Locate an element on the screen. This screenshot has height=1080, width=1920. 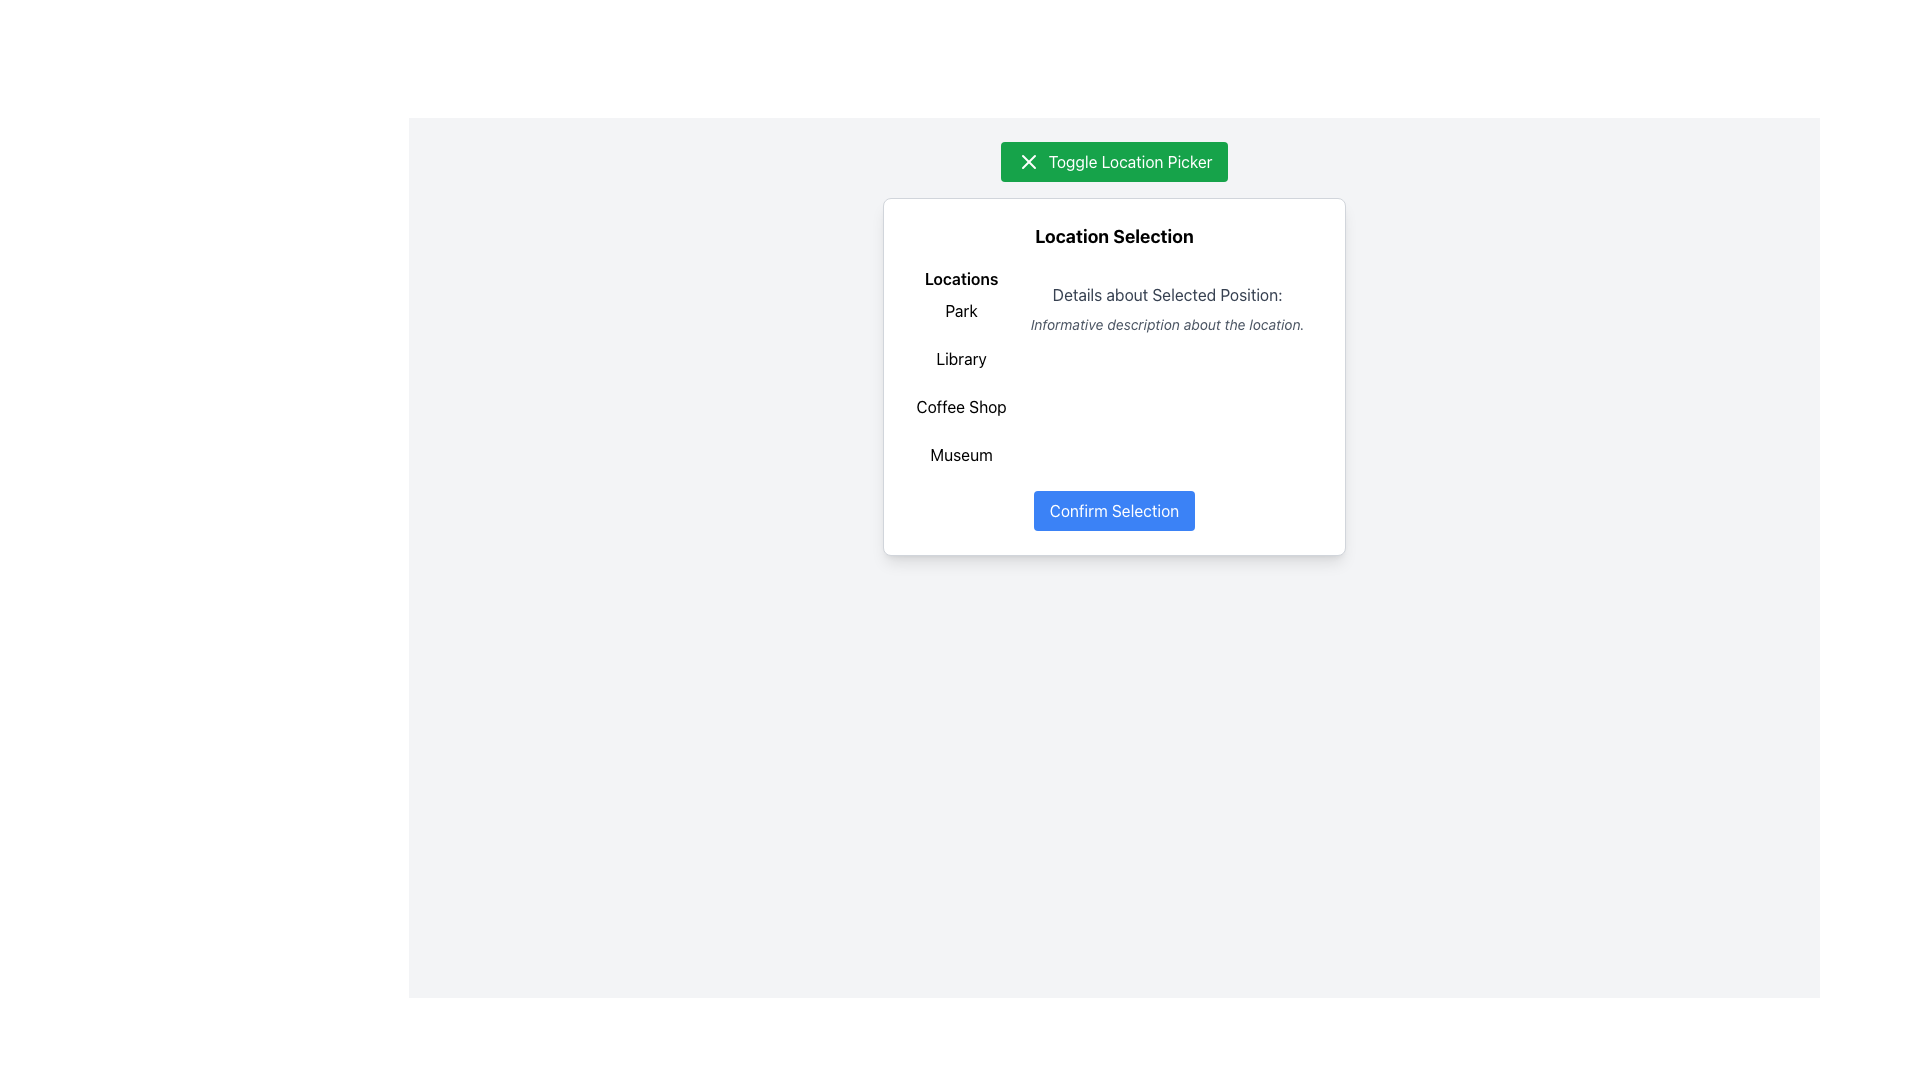
the italicized gray text element that reads 'Informative description about the location.' located directly under the bold label 'Details about Selected Position:' in the modal is located at coordinates (1167, 323).